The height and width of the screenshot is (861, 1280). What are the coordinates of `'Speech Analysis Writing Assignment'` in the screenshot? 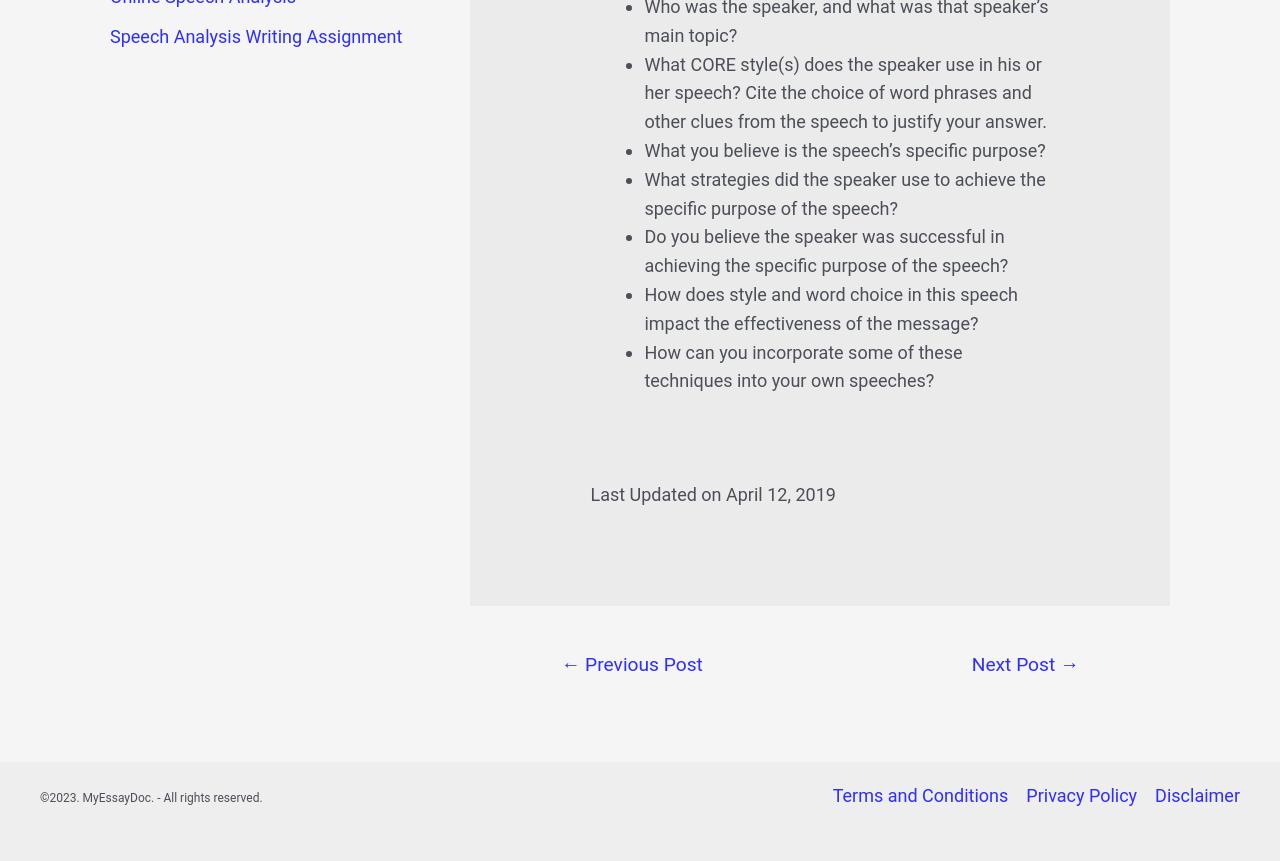 It's located at (255, 36).